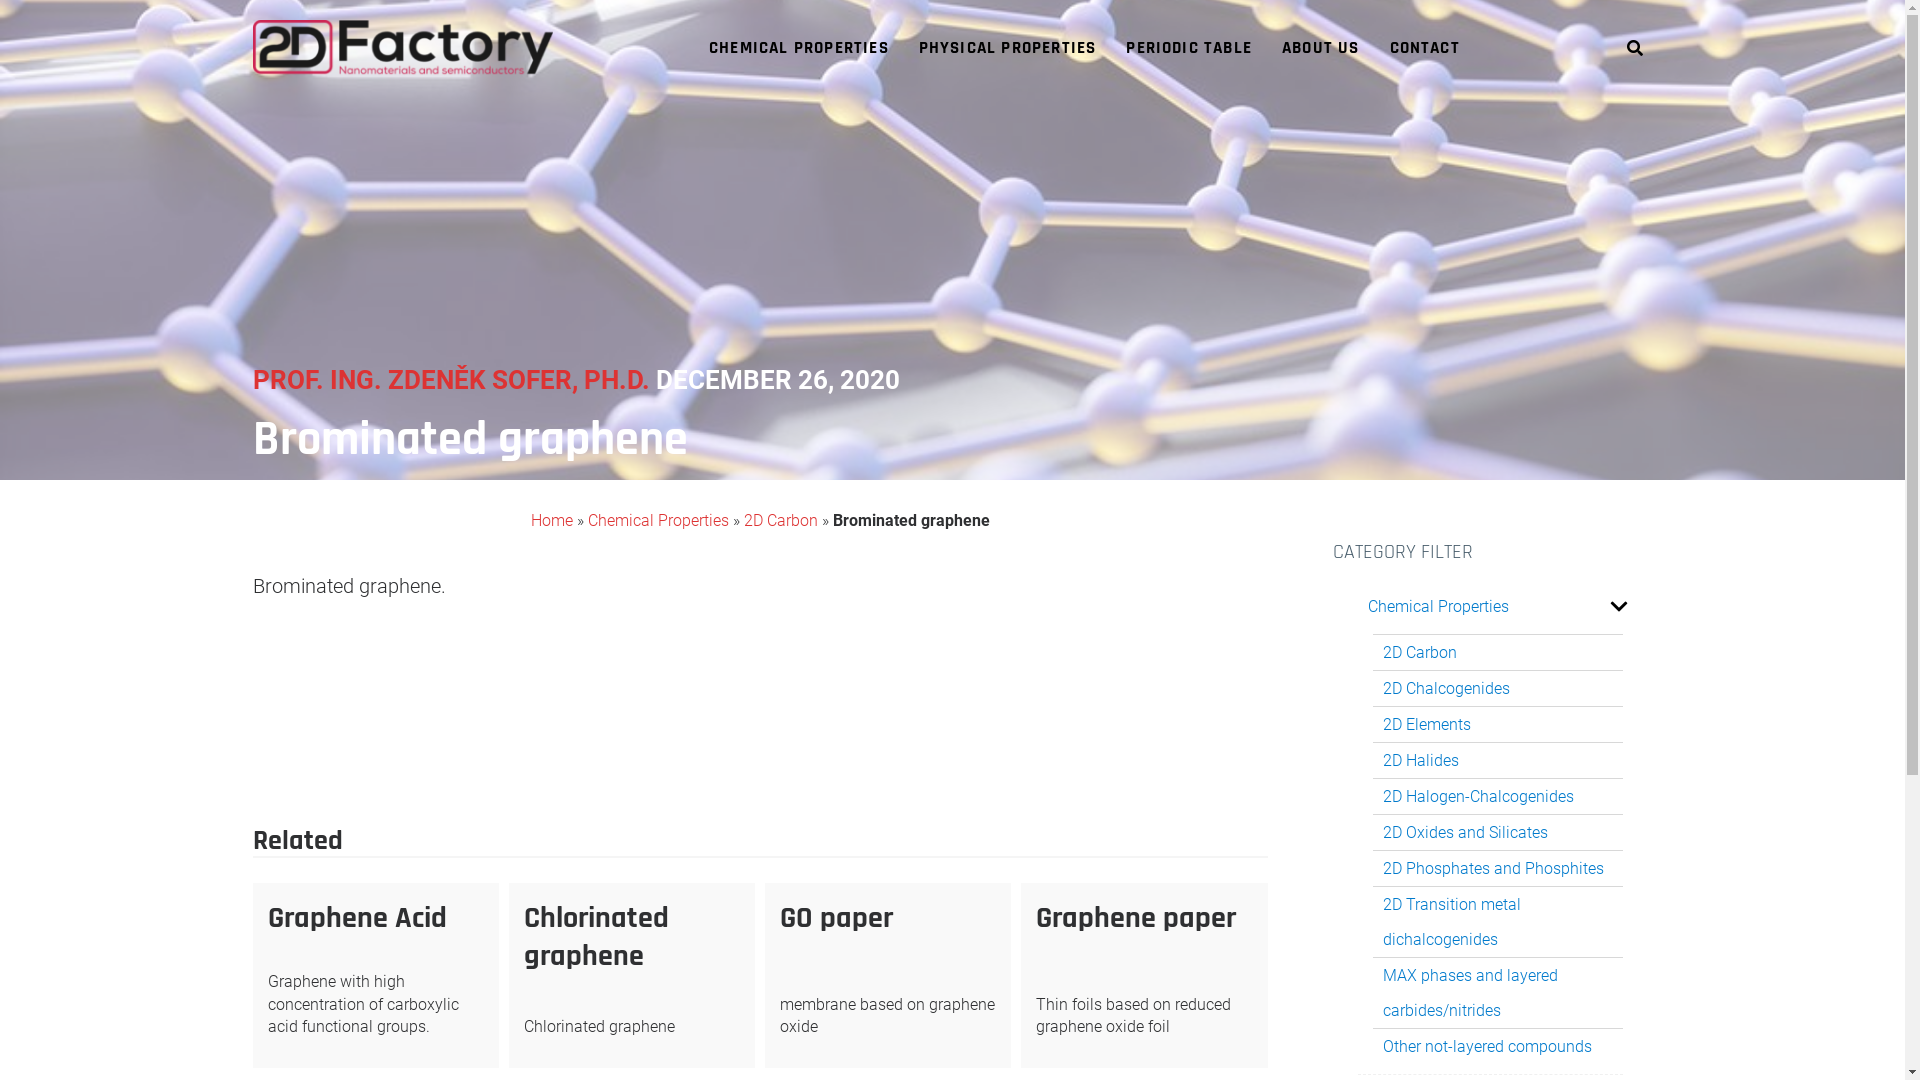 This screenshot has height=1080, width=1920. I want to click on '2D Chalcogenides', so click(1445, 687).